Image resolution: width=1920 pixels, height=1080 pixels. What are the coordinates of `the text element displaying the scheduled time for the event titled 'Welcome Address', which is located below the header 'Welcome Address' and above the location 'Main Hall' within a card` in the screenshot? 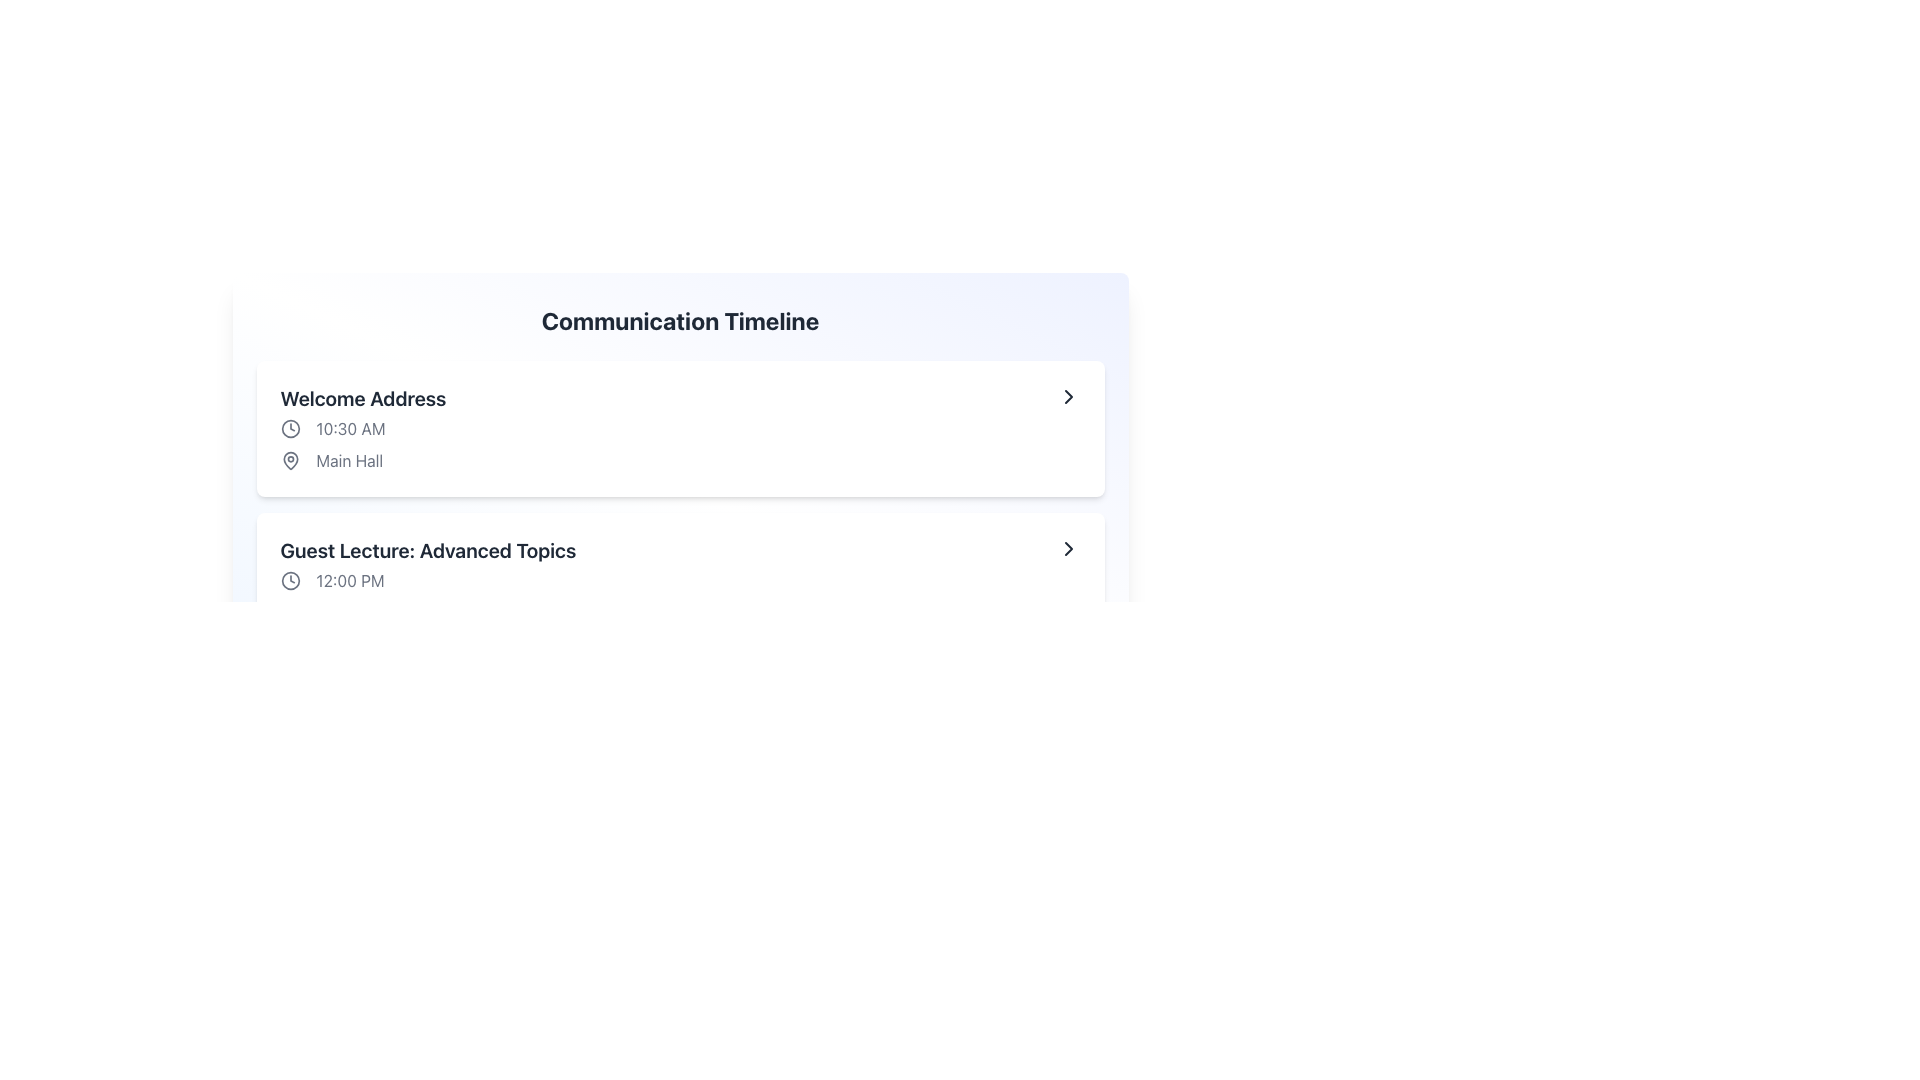 It's located at (363, 427).